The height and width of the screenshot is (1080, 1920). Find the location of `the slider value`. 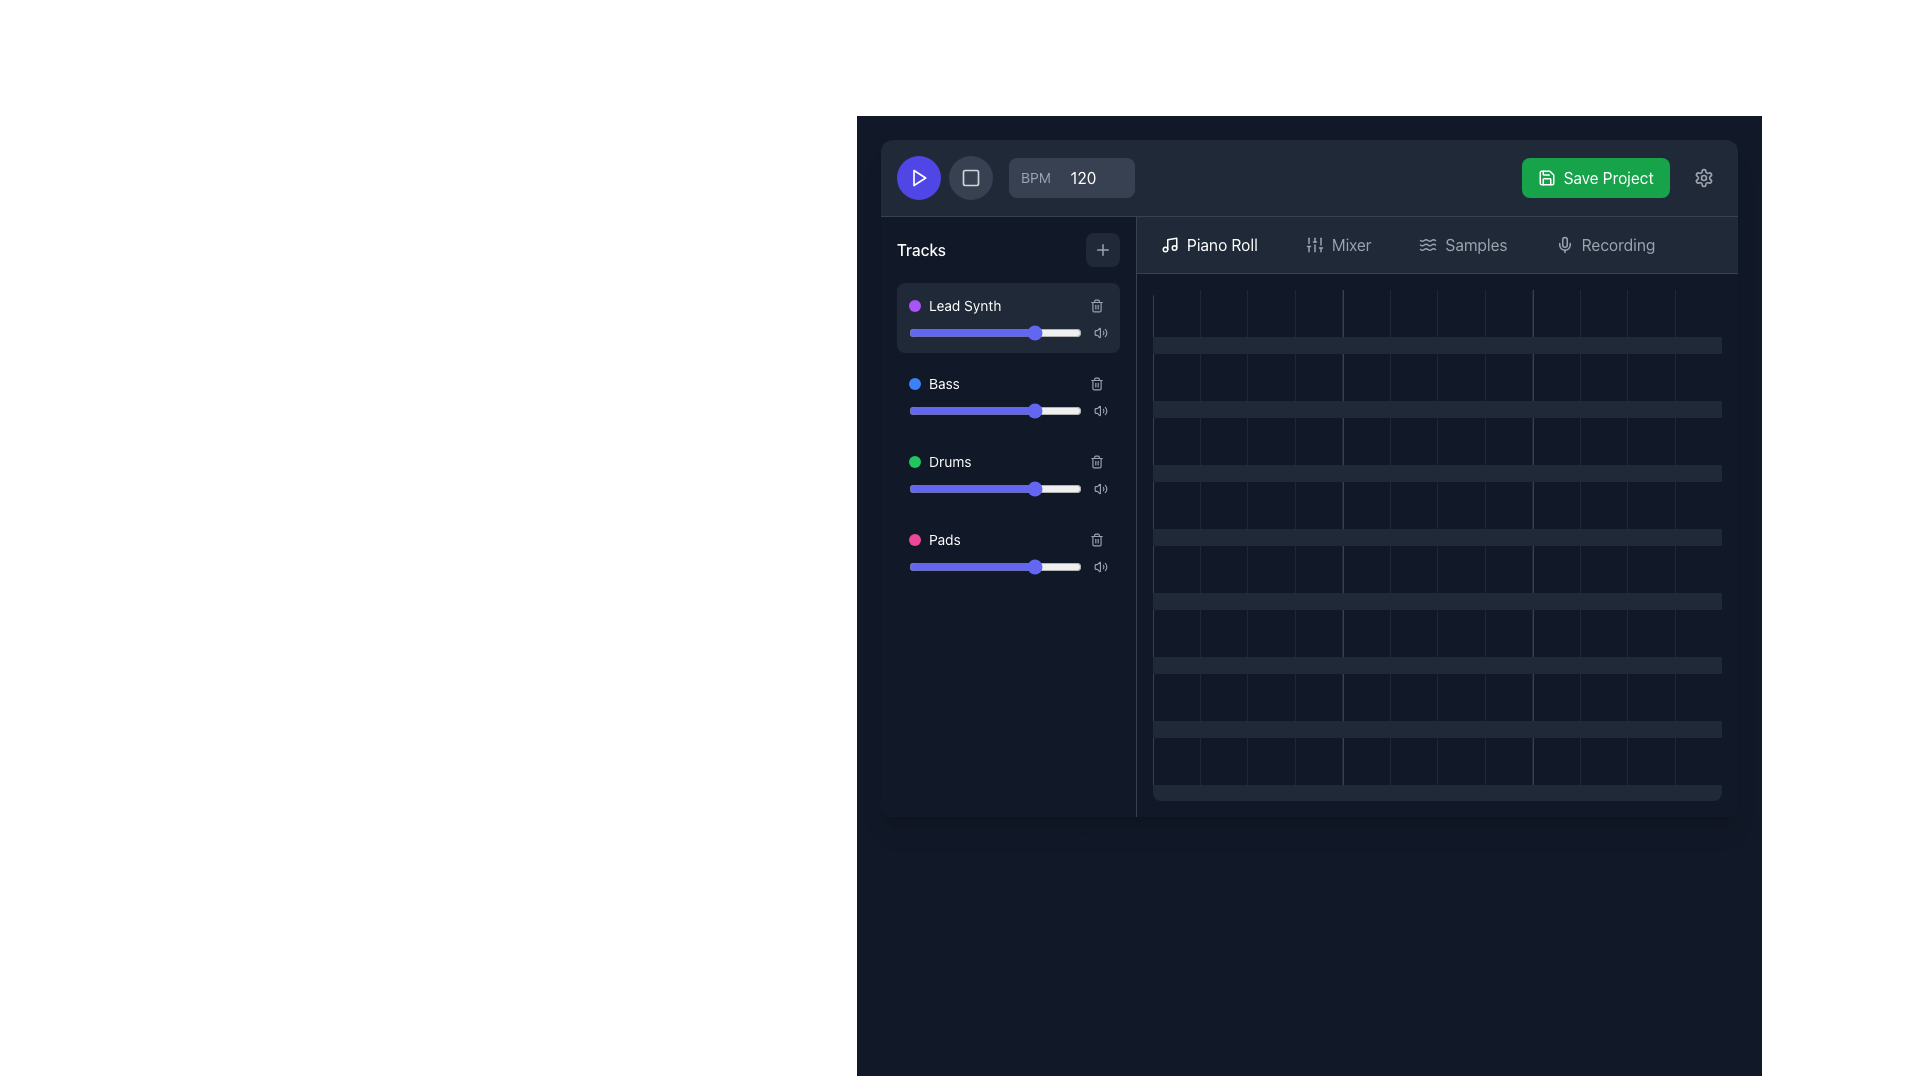

the slider value is located at coordinates (969, 331).